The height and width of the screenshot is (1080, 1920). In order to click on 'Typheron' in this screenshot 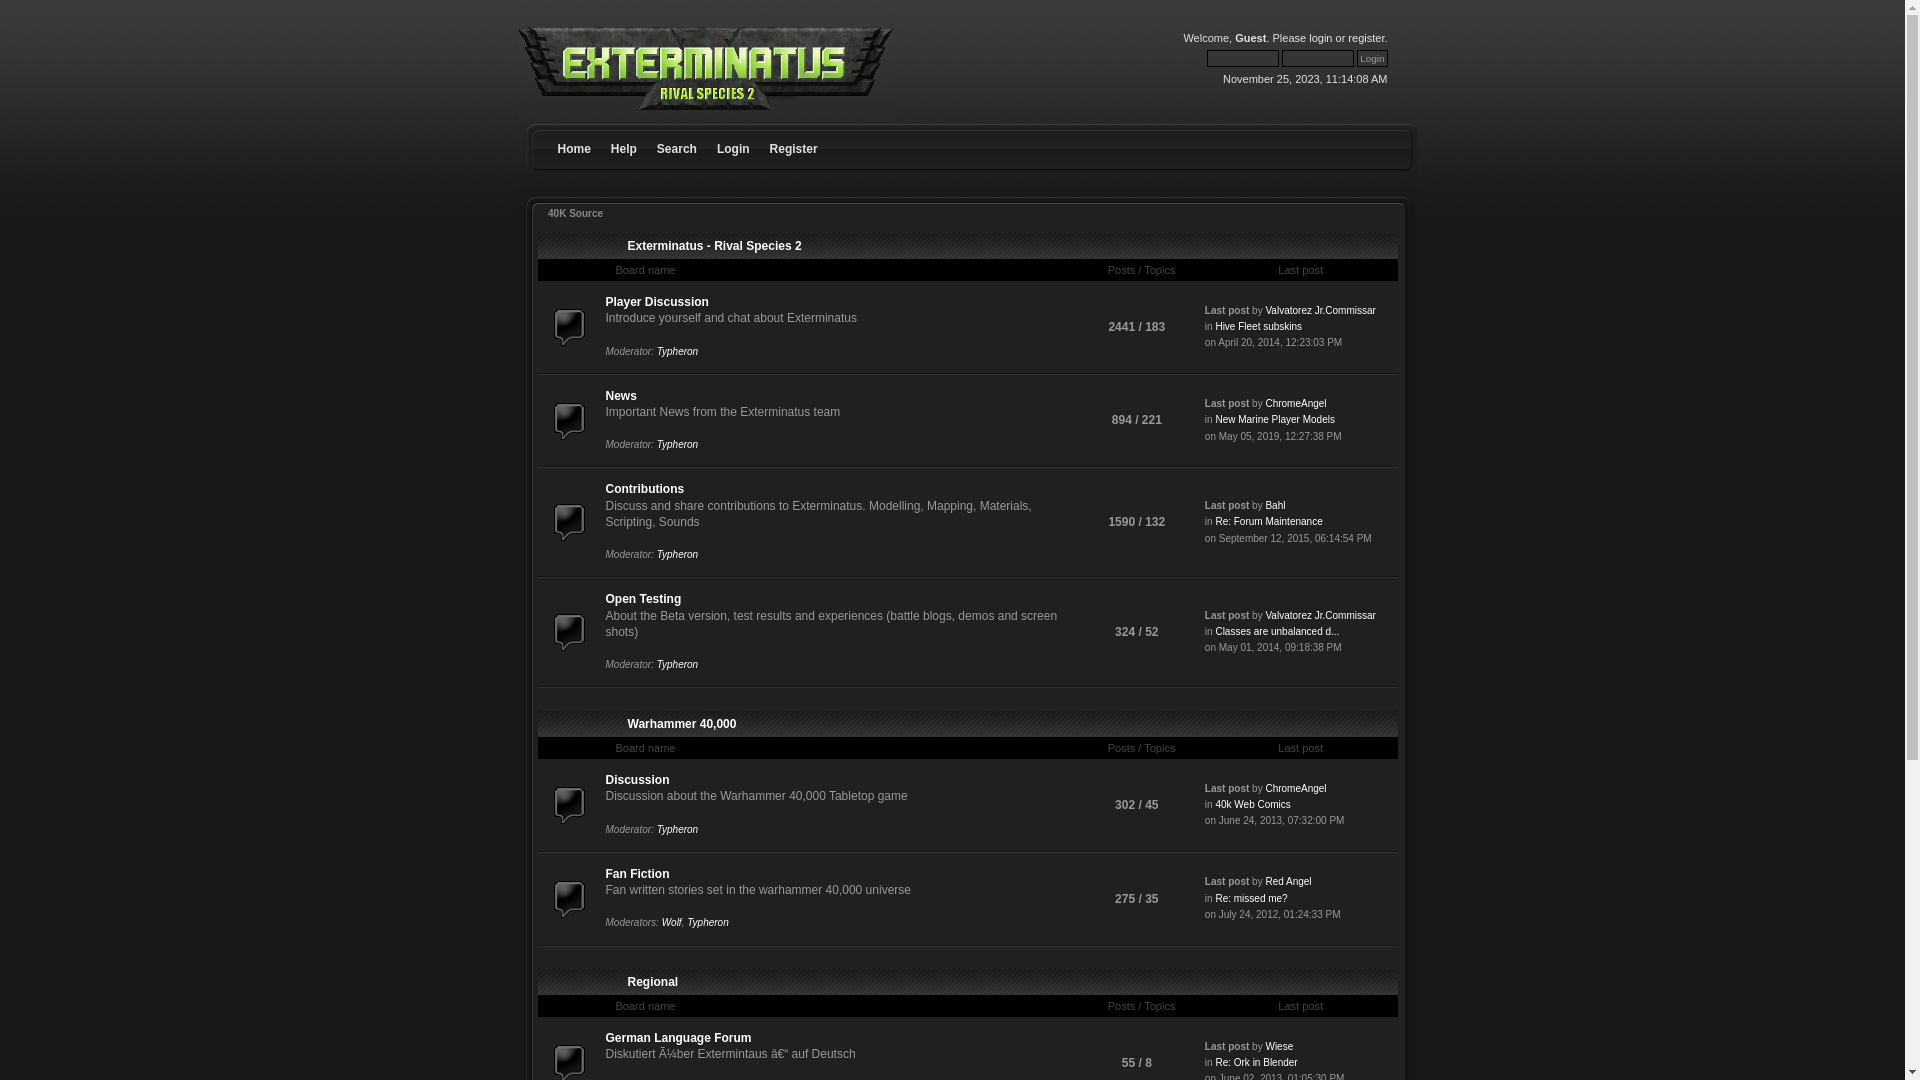, I will do `click(677, 350)`.